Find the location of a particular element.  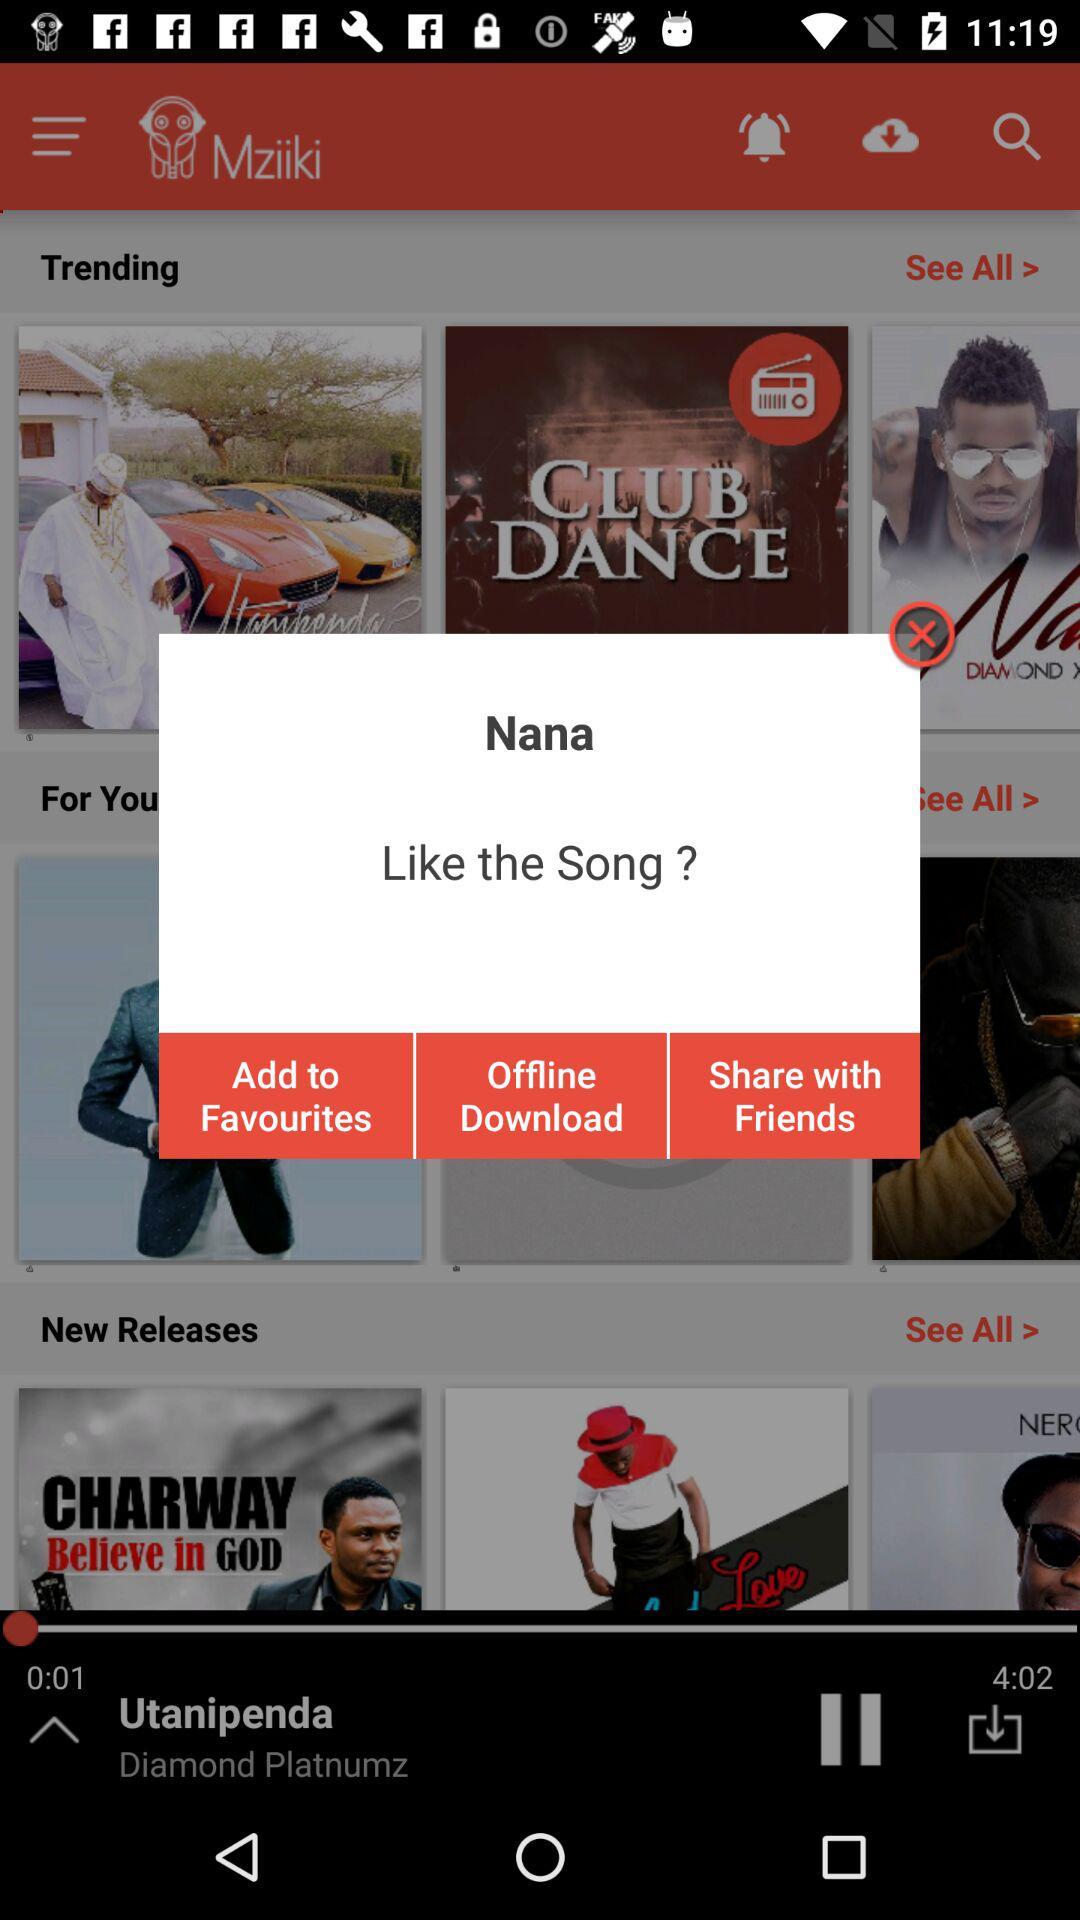

the icon below the like the song ? item is located at coordinates (286, 1094).